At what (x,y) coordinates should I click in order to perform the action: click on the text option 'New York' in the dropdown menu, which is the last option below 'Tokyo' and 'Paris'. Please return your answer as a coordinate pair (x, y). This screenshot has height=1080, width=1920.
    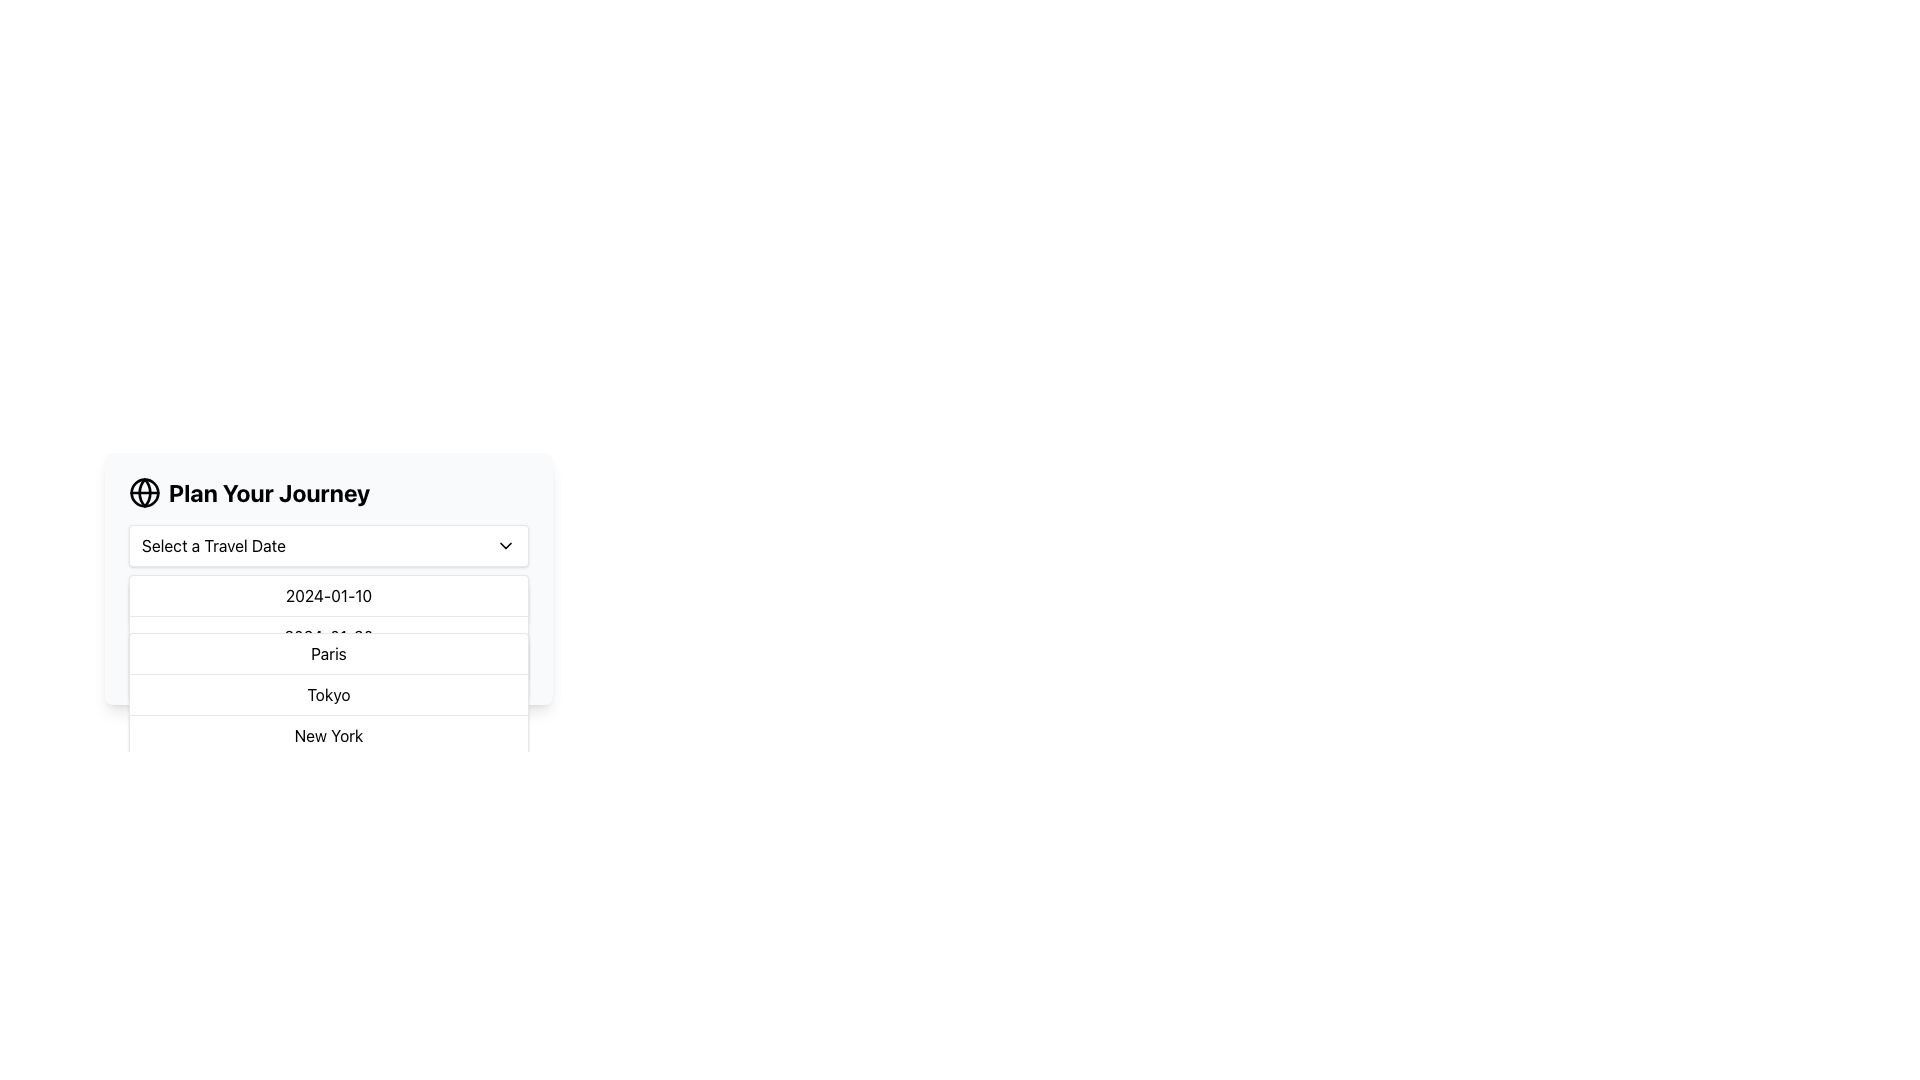
    Looking at the image, I should click on (329, 735).